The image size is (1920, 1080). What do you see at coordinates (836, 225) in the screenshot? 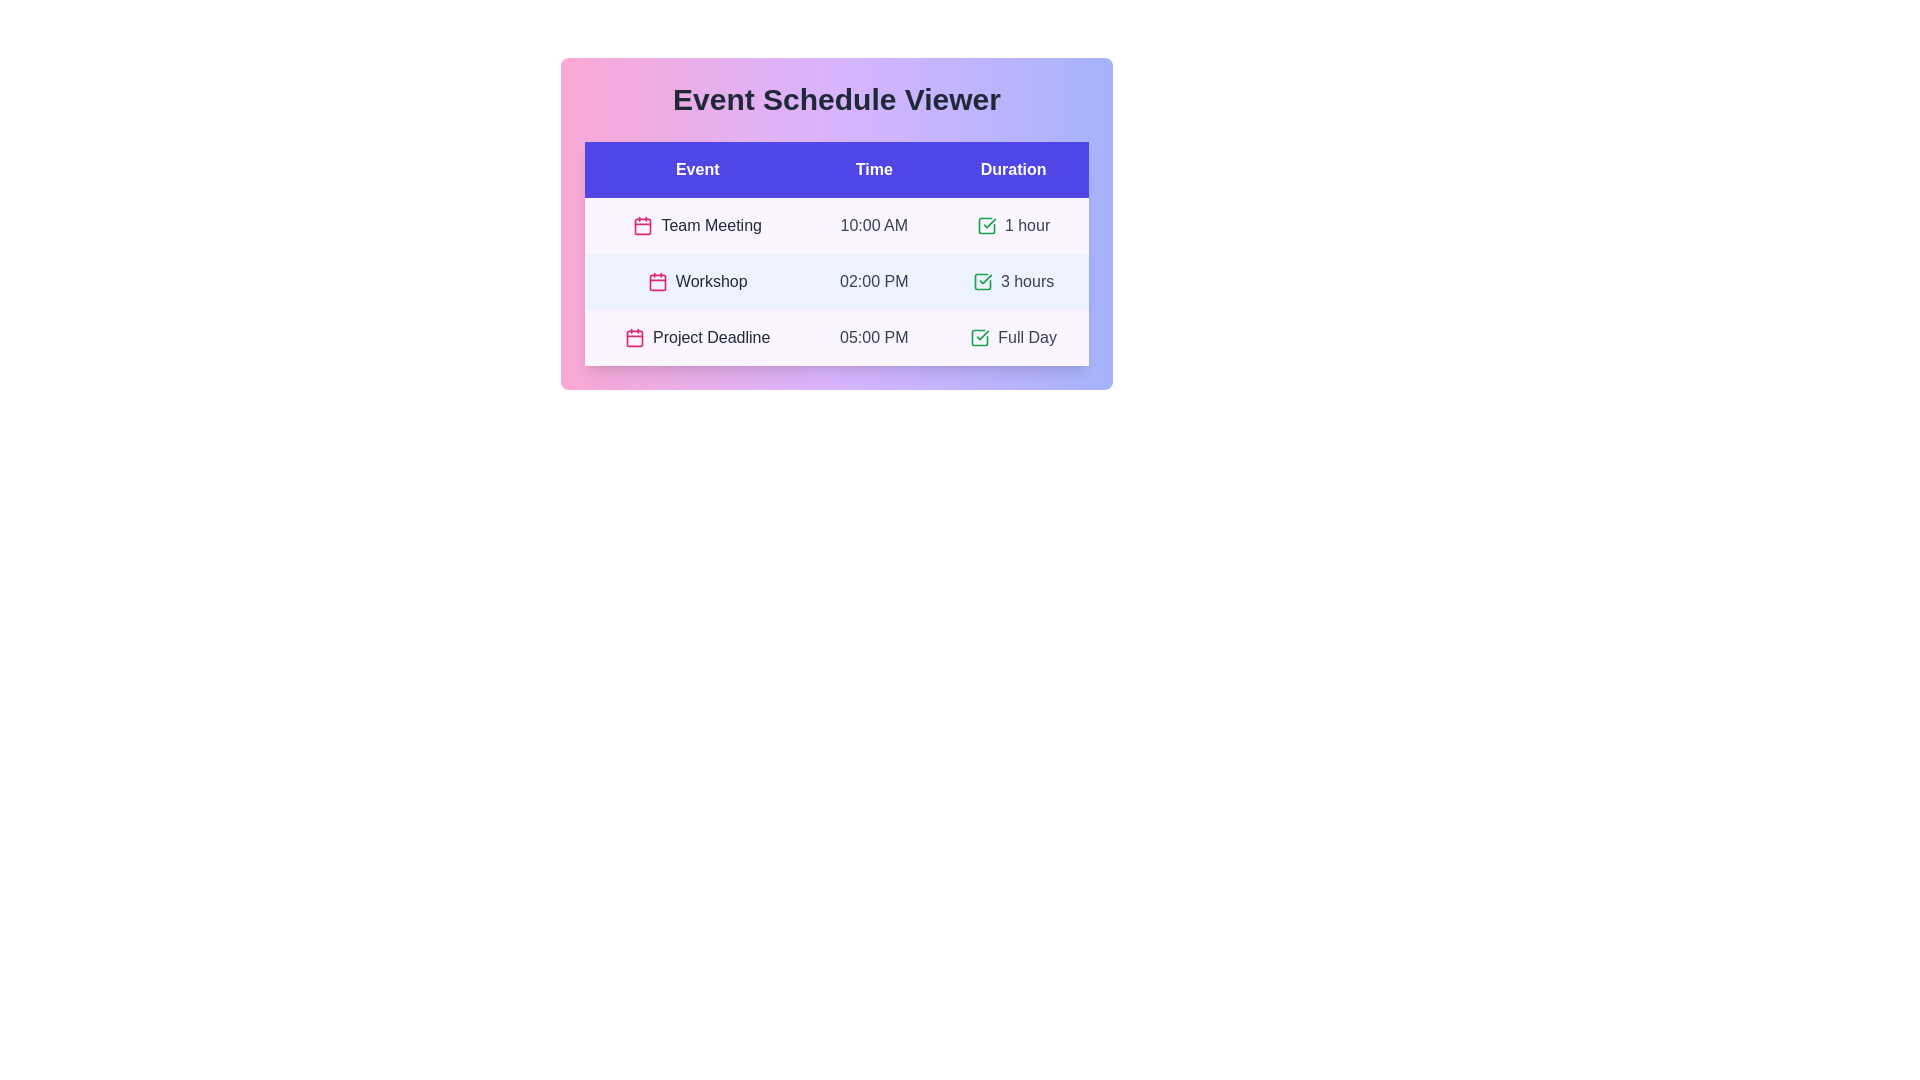
I see `the row corresponding to Team Meeting` at bounding box center [836, 225].